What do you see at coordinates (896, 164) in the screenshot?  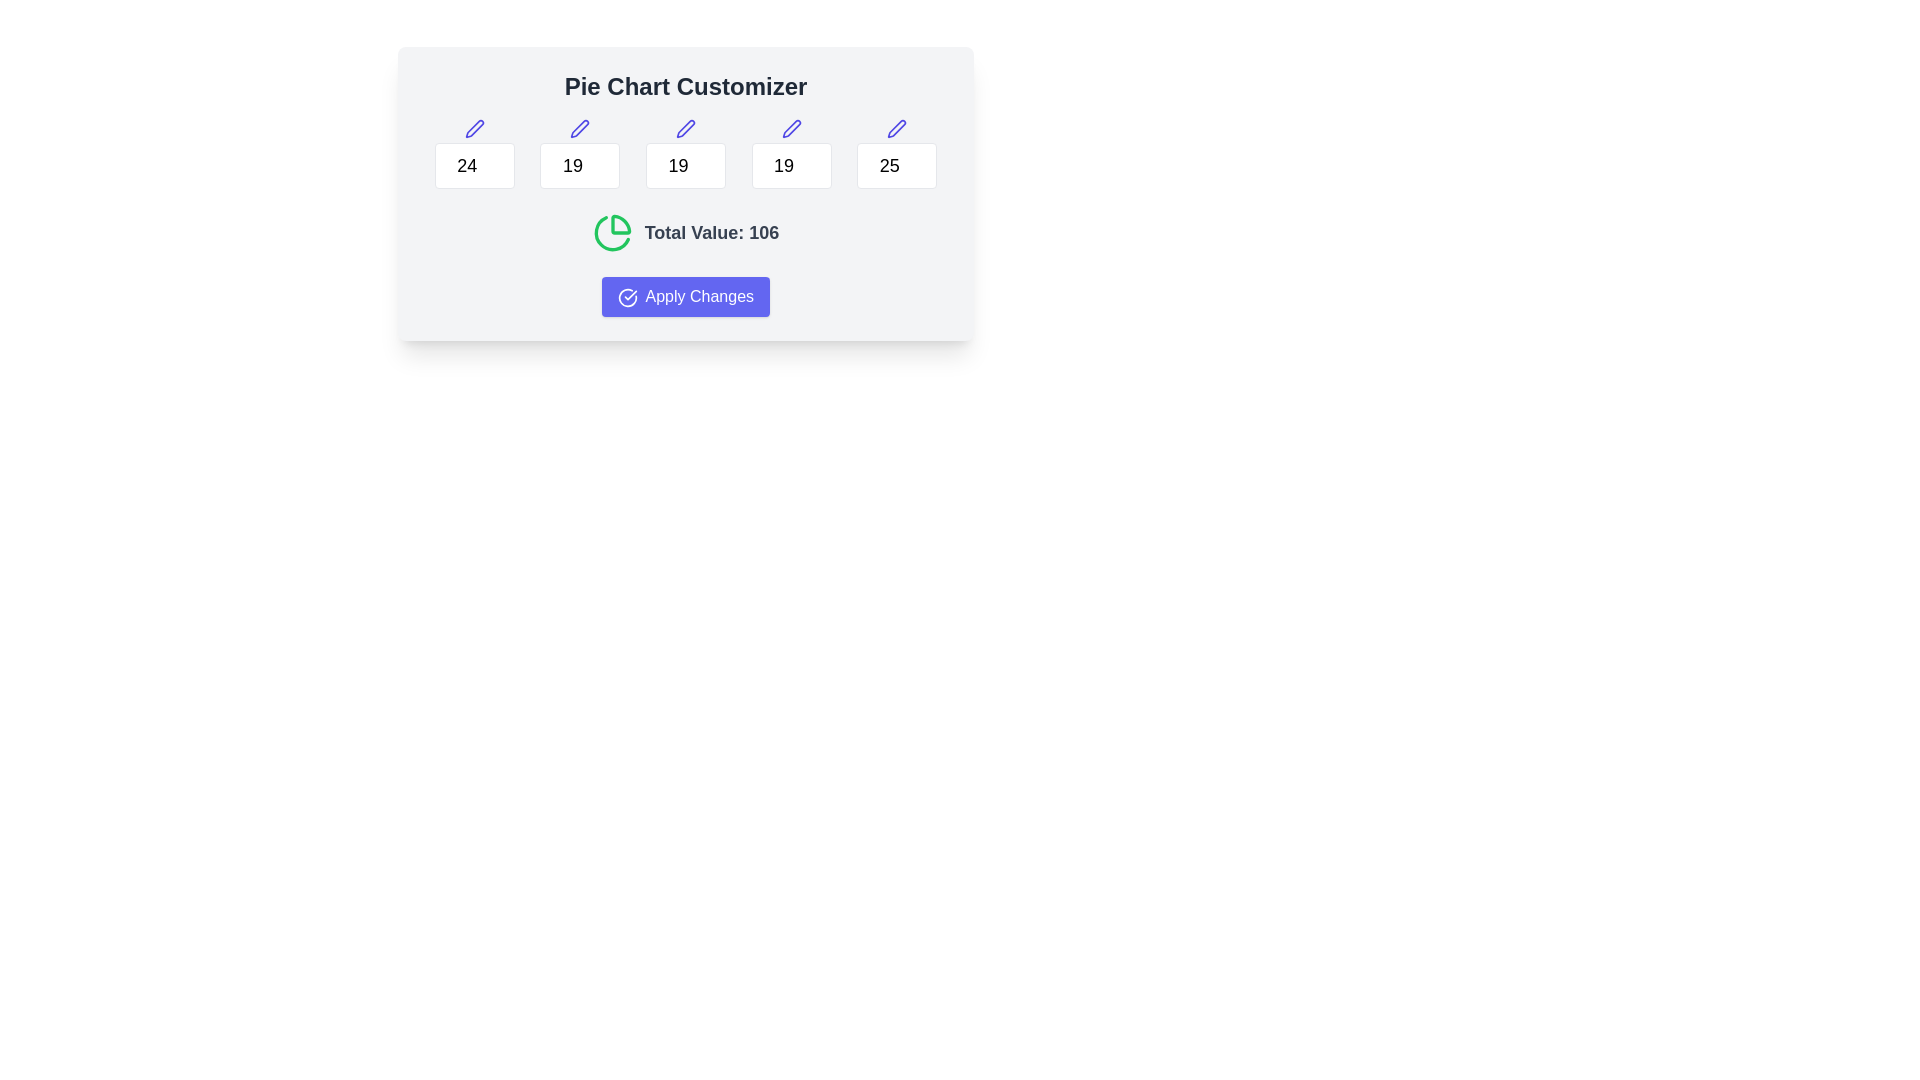 I see `the Number input field in the 'Pie Chart Customizer' section to focus and edit the value '25'. This field is the fifth in a horizontal row of five, located near the top-right corner of its section` at bounding box center [896, 164].